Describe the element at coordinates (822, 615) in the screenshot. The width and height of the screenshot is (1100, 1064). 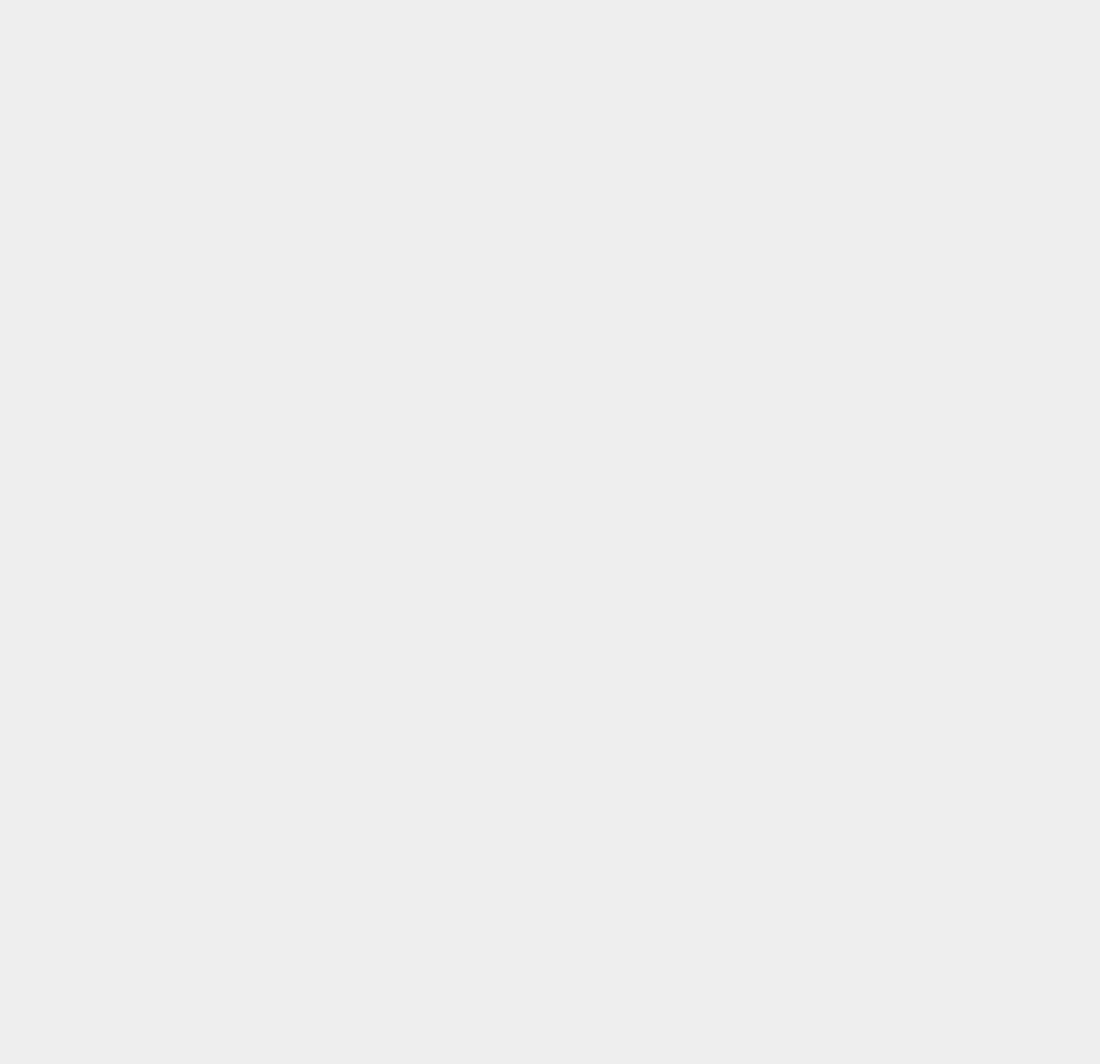
I see `'Entrepreneurs'` at that location.